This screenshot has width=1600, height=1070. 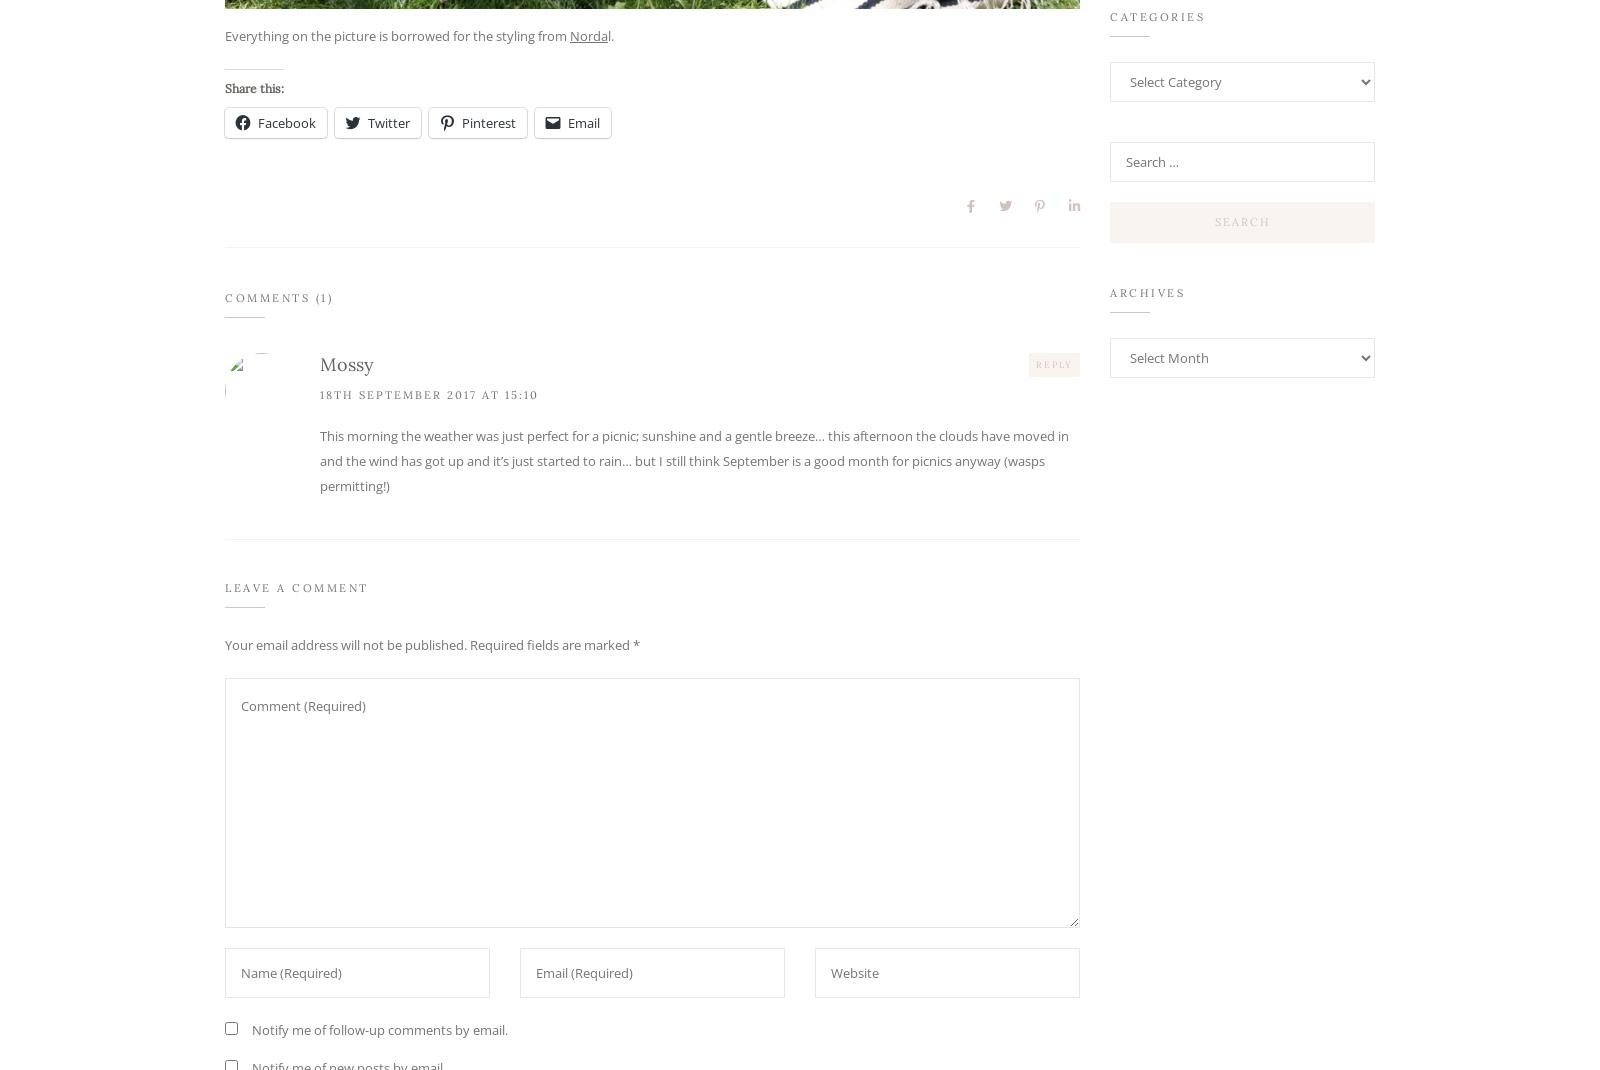 I want to click on 'Pinterest', so click(x=487, y=123).